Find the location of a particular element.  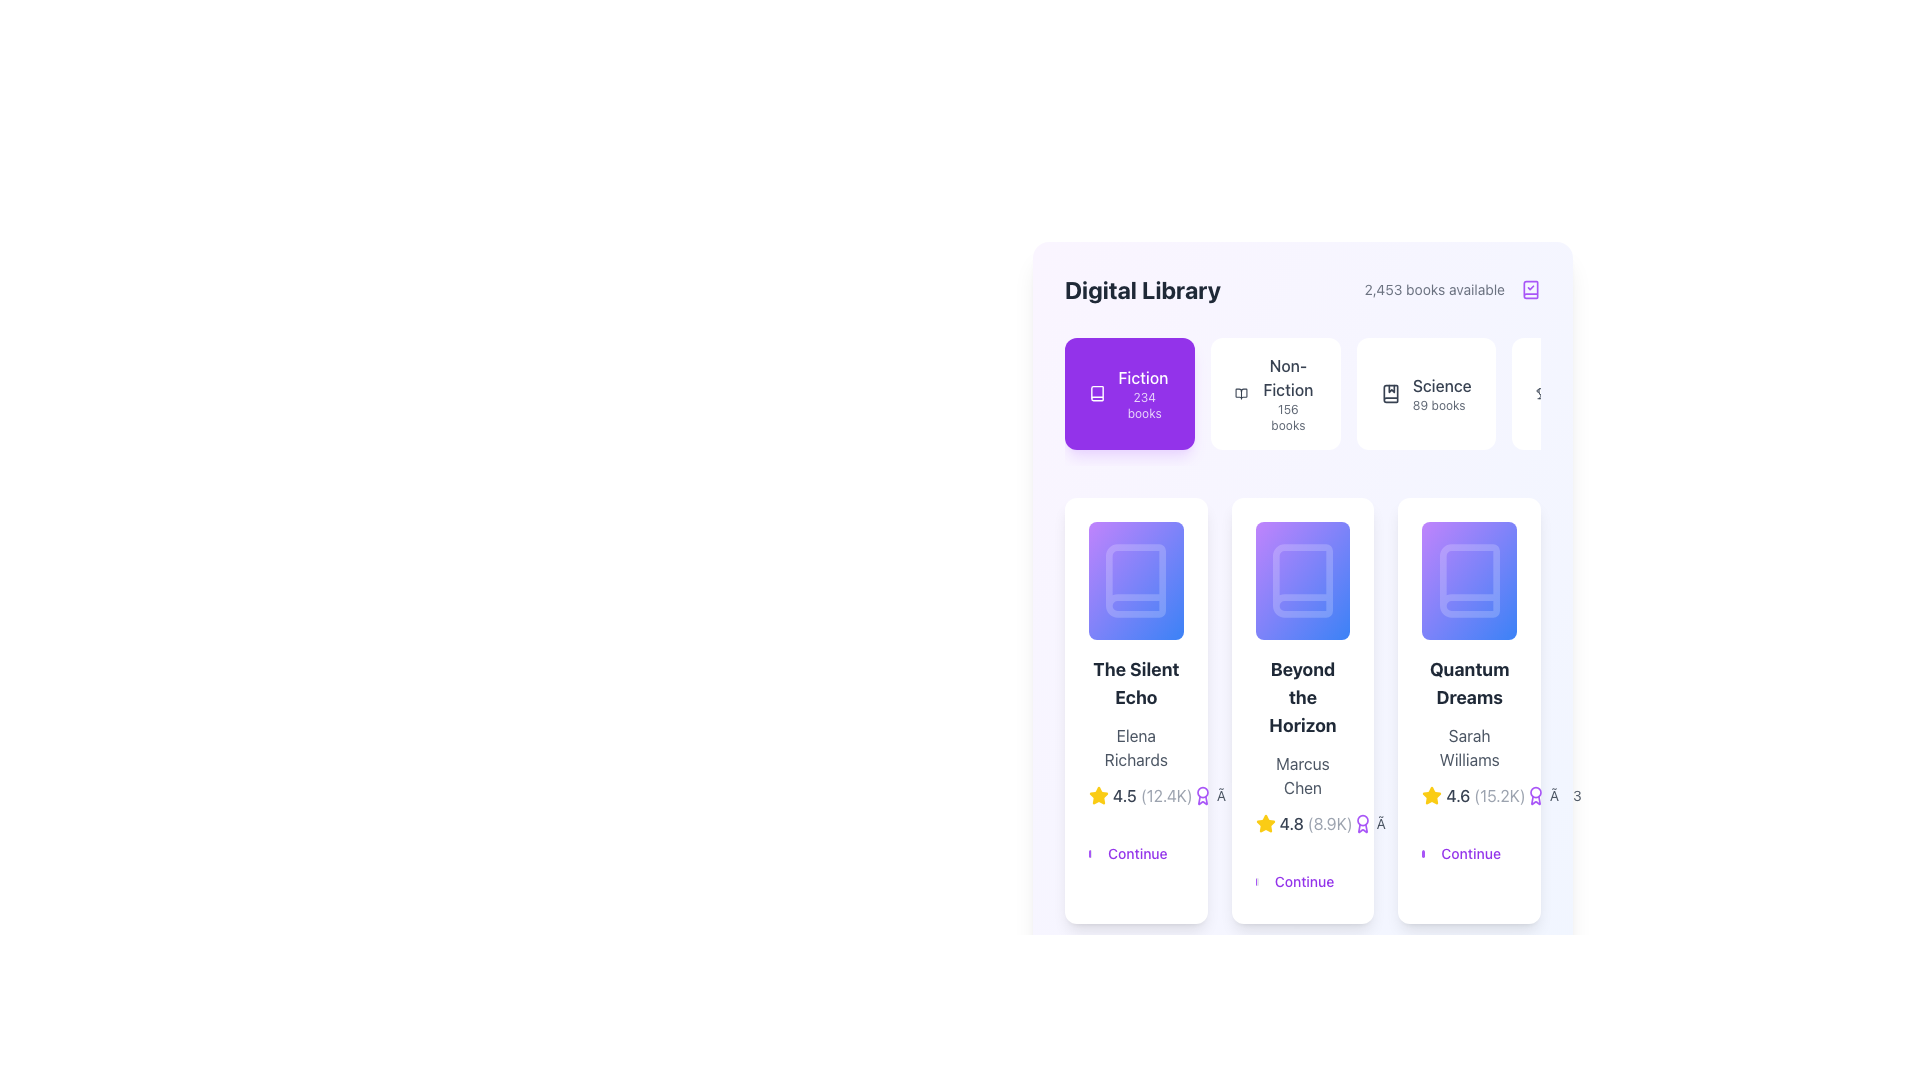

the text label displaying '89 books', which is located directly below the word 'Science' in a vertical layout is located at coordinates (1438, 405).